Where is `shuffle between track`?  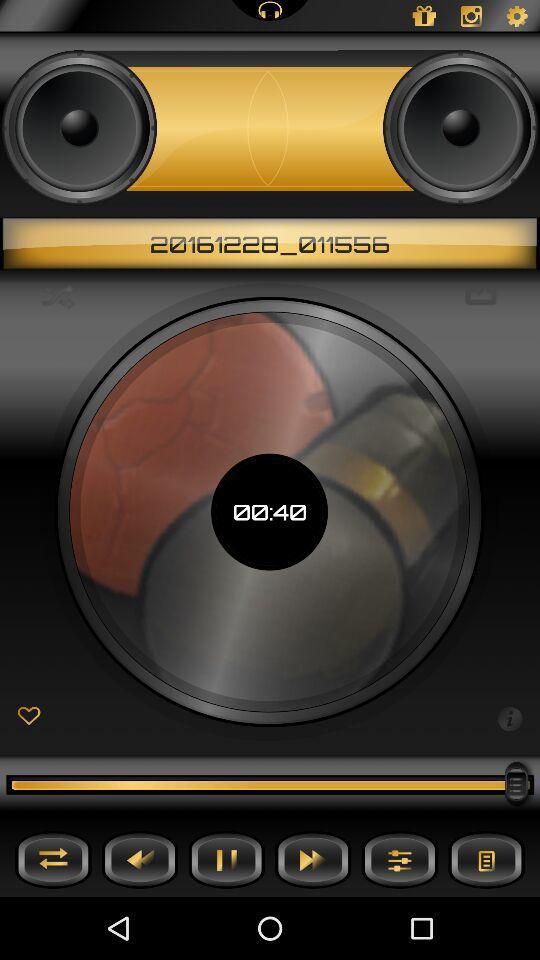
shuffle between track is located at coordinates (53, 858).